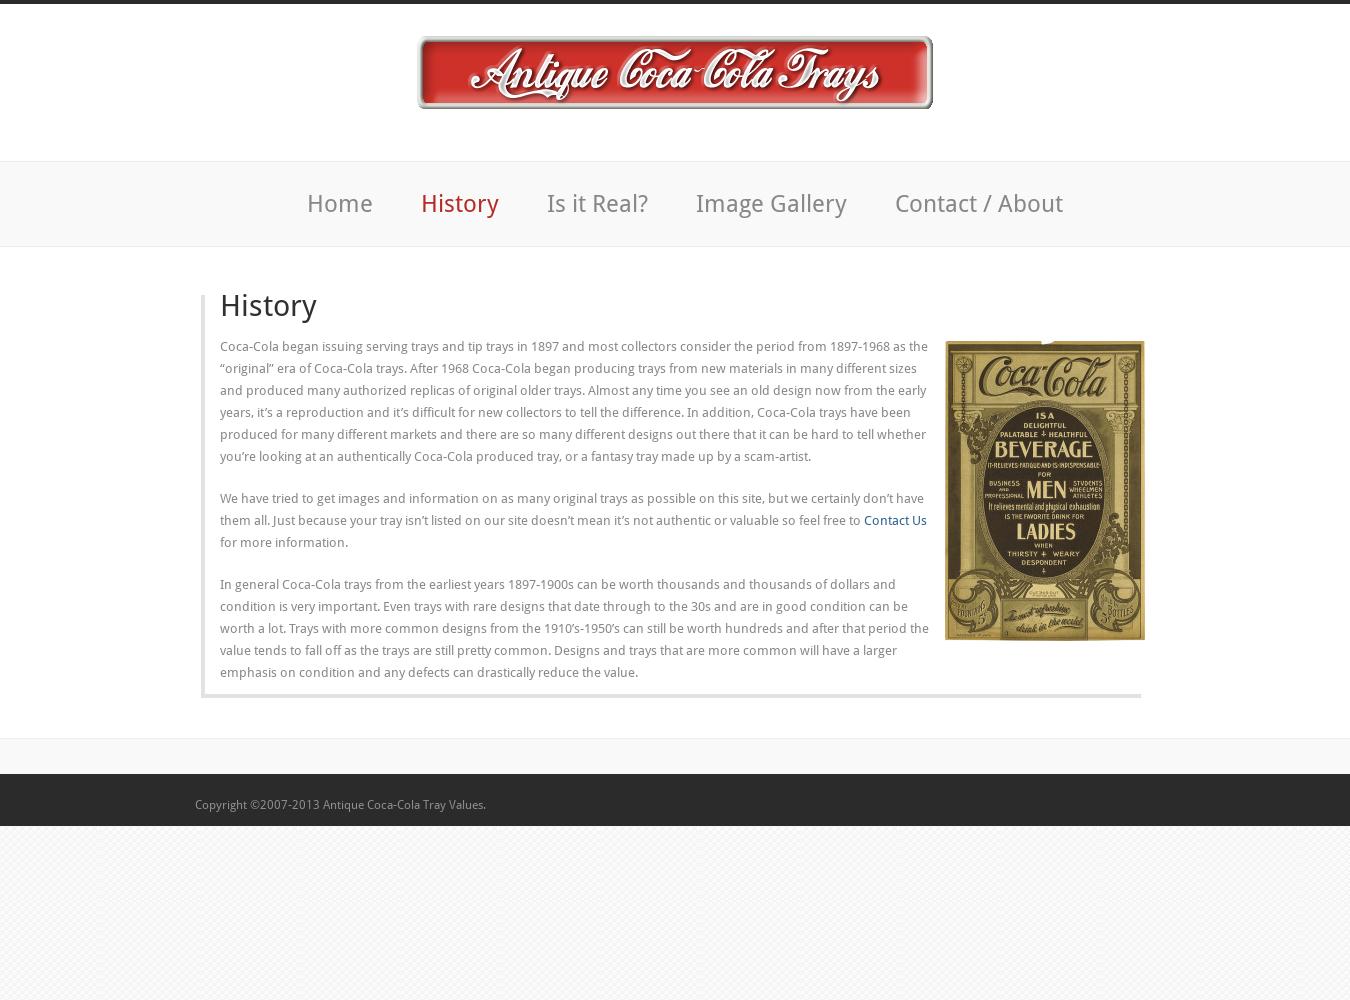 The width and height of the screenshot is (1350, 1000). I want to click on 'In general Coca-Cola trays from the earliest years 1897-1900s can be worth thousands and thousands of dollars and condition is very important. Even trays with rare designs that date through to the 30s and are in good condition can be worth a lot. Trays with more common designs from the 1910’s-1950’s can still be worth hundreds and after that period the value tends to fall off as the trays are still pretty common. Designs and trays that are more common will have a larger emphasis on condition and any defects can drastically reduce the value.', so click(220, 628).